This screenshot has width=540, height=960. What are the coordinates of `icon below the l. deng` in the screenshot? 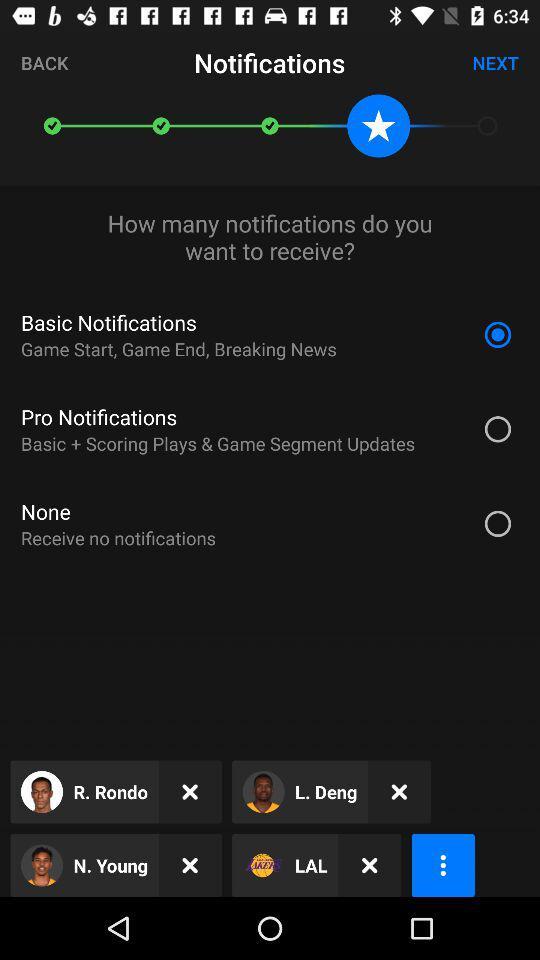 It's located at (368, 864).